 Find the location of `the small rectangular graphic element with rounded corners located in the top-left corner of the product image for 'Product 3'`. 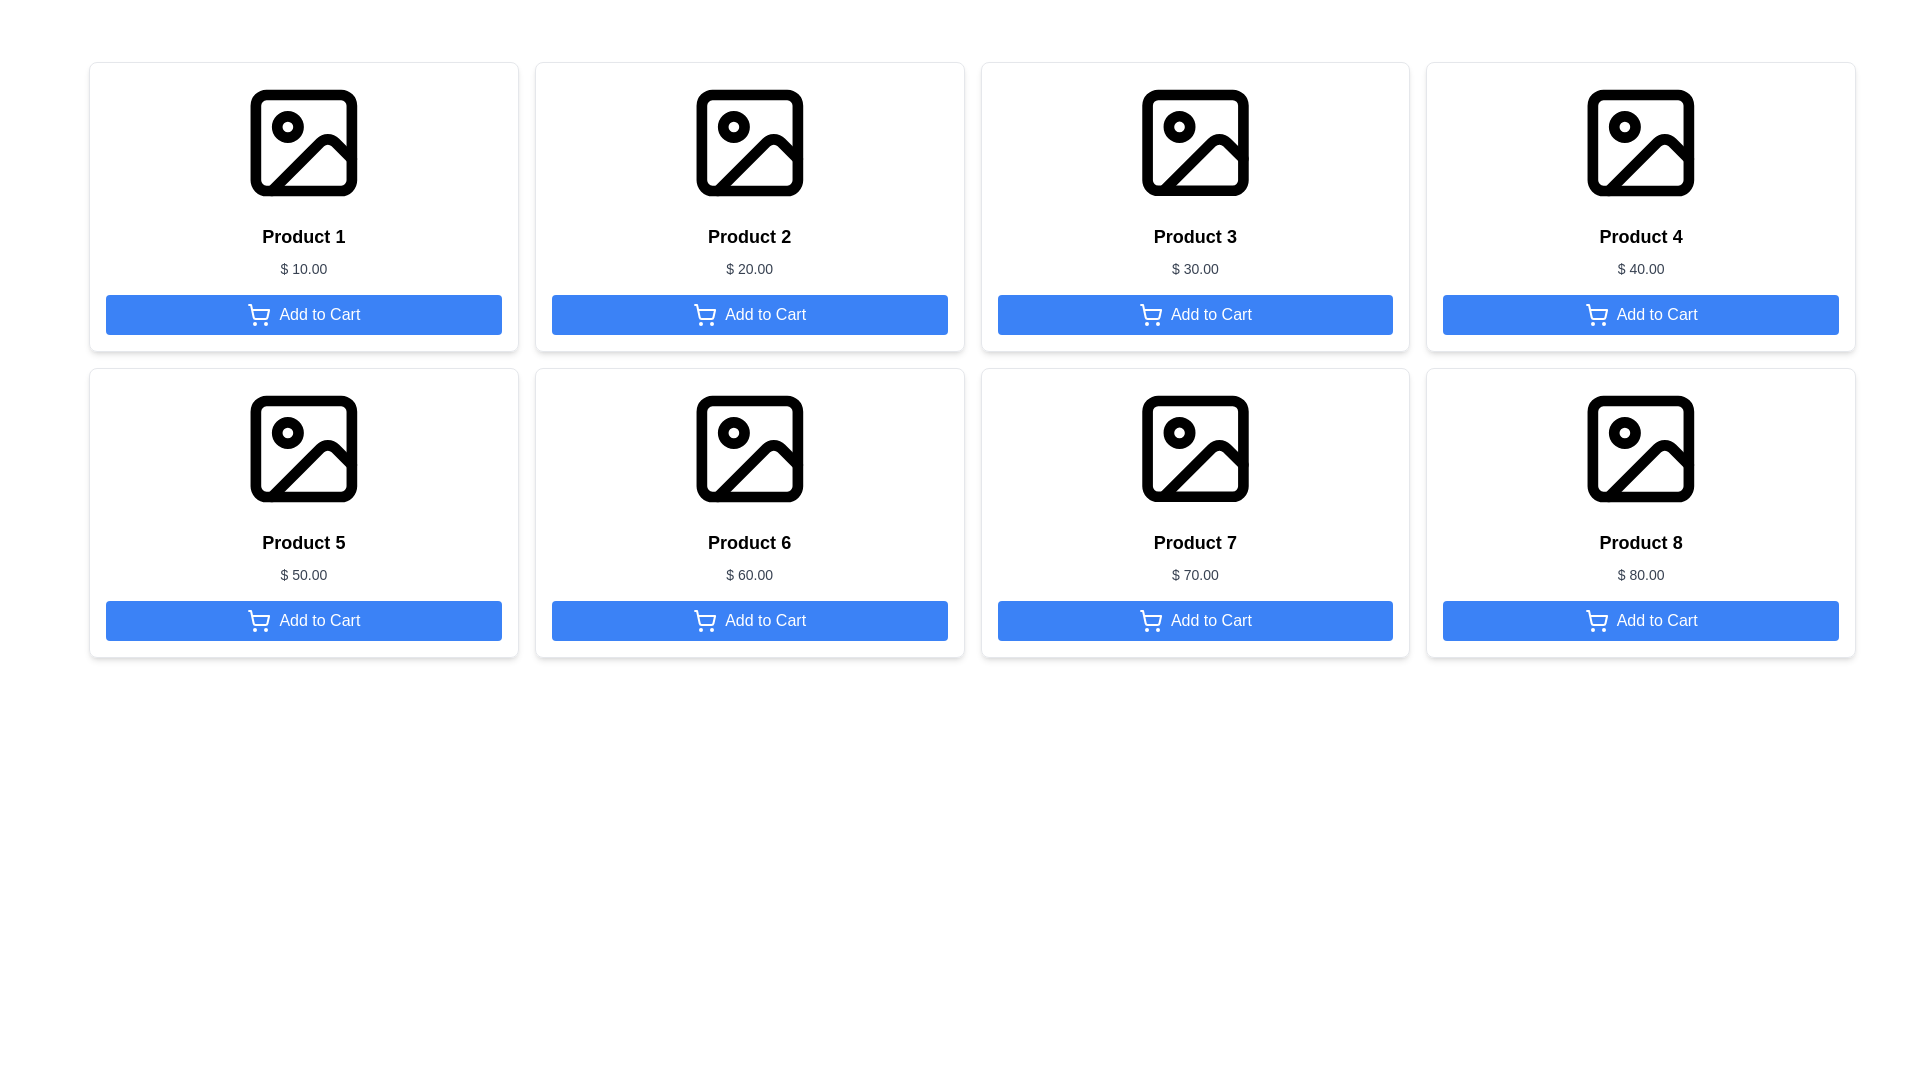

the small rectangular graphic element with rounded corners located in the top-left corner of the product image for 'Product 3' is located at coordinates (1195, 141).